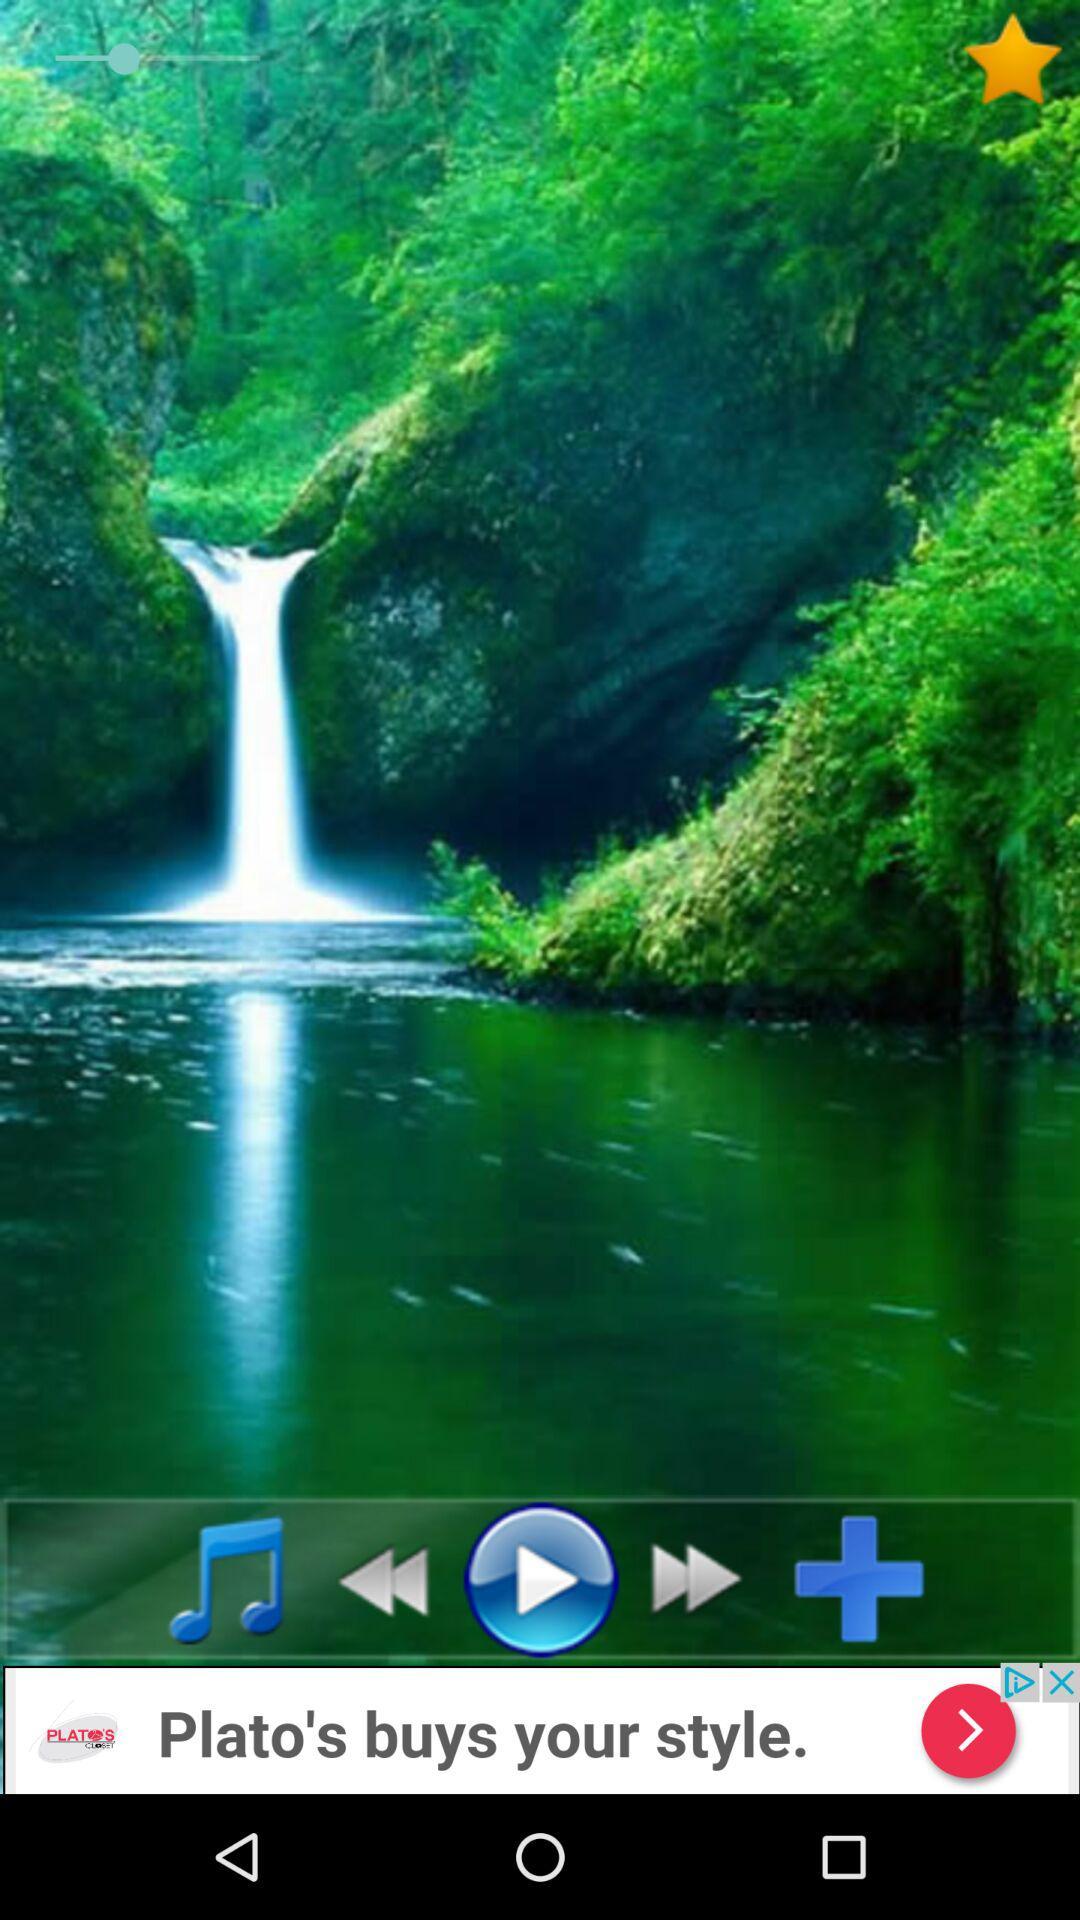 The height and width of the screenshot is (1920, 1080). Describe the element at coordinates (204, 1577) in the screenshot. I see `music` at that location.